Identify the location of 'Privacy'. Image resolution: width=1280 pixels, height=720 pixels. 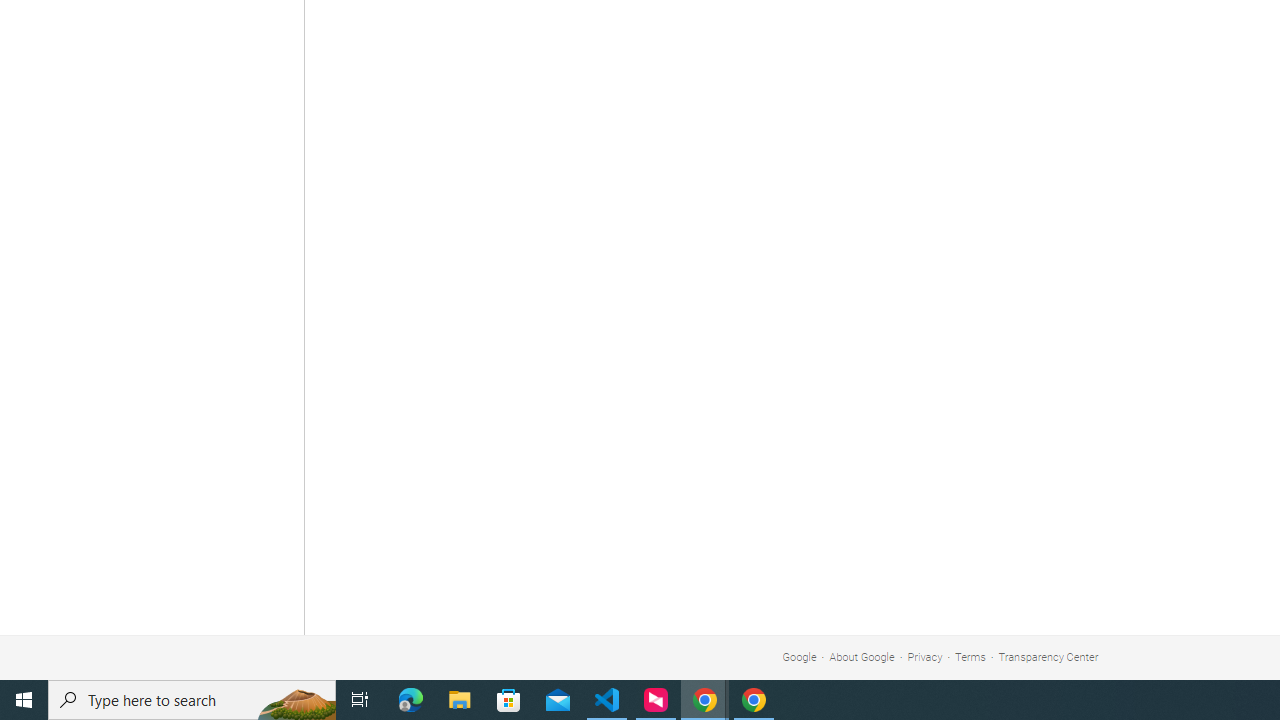
(924, 657).